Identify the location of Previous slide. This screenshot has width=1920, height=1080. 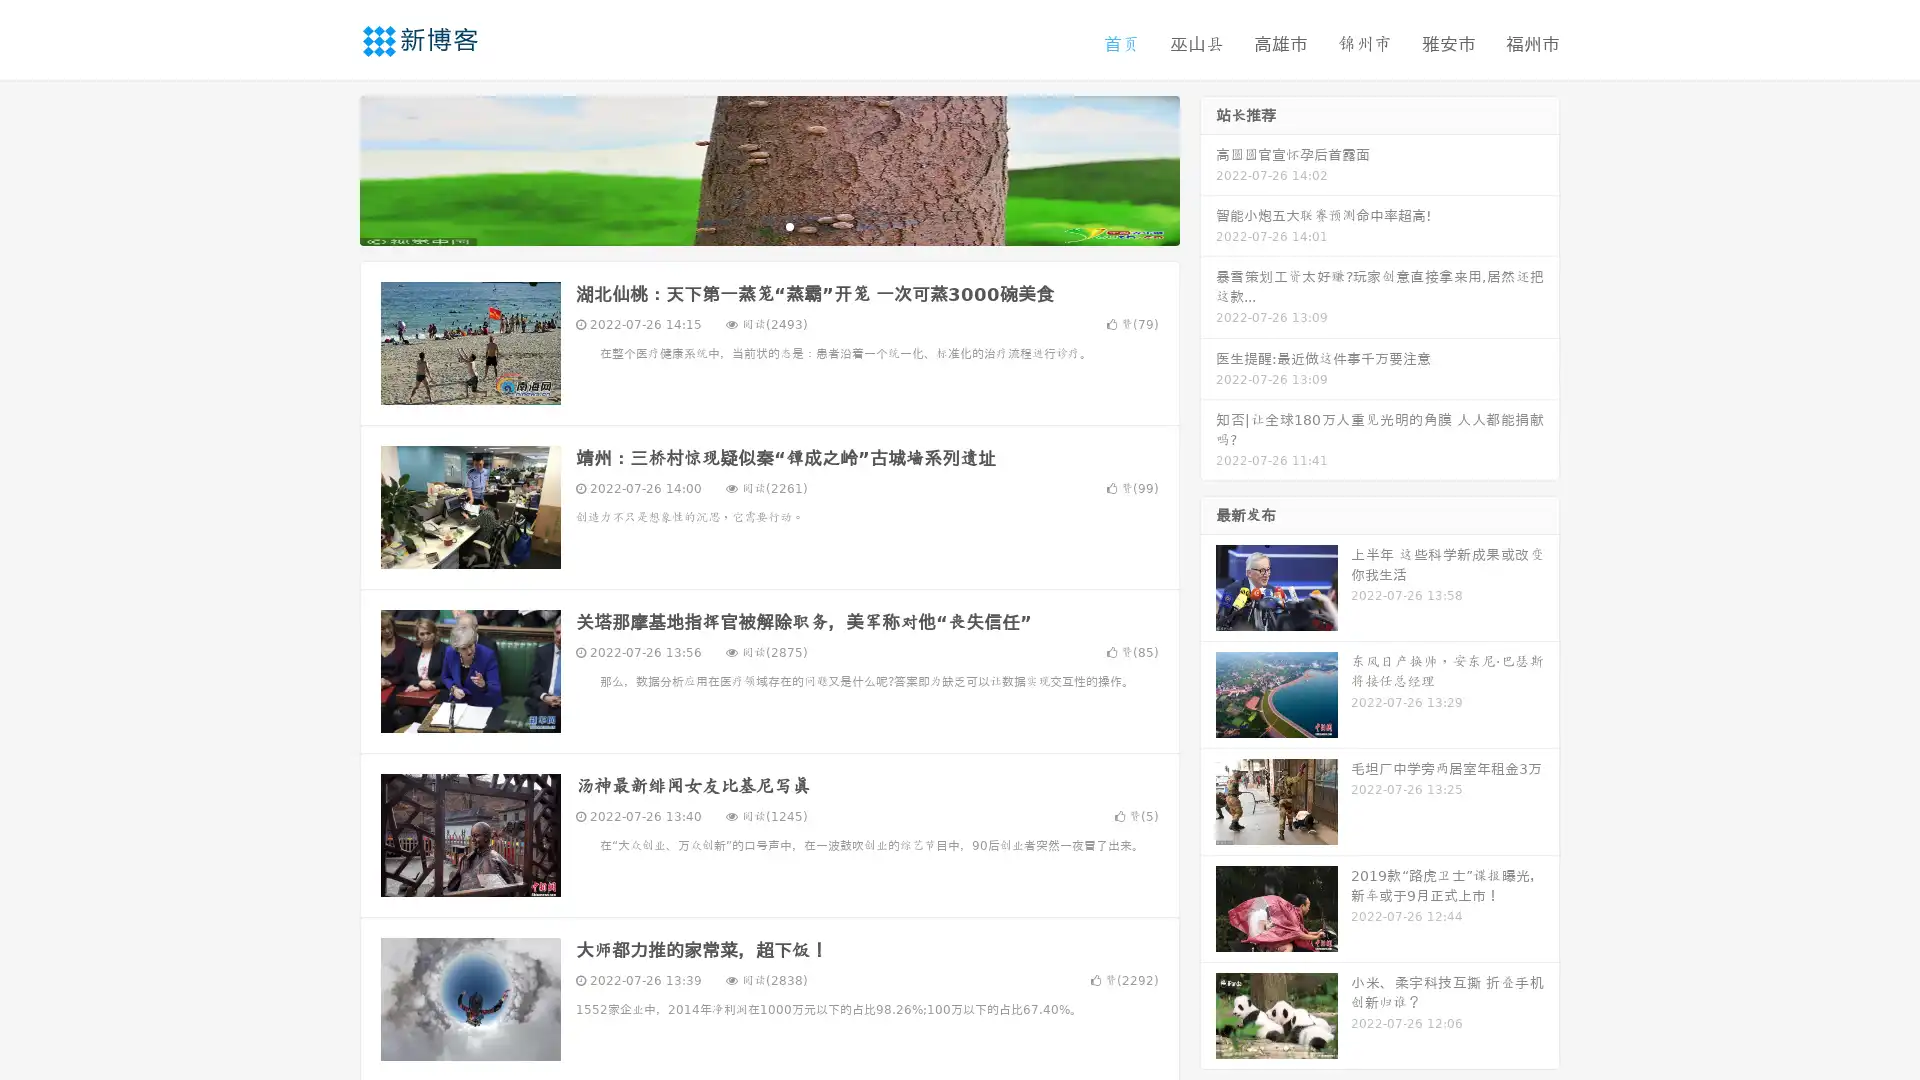
(330, 168).